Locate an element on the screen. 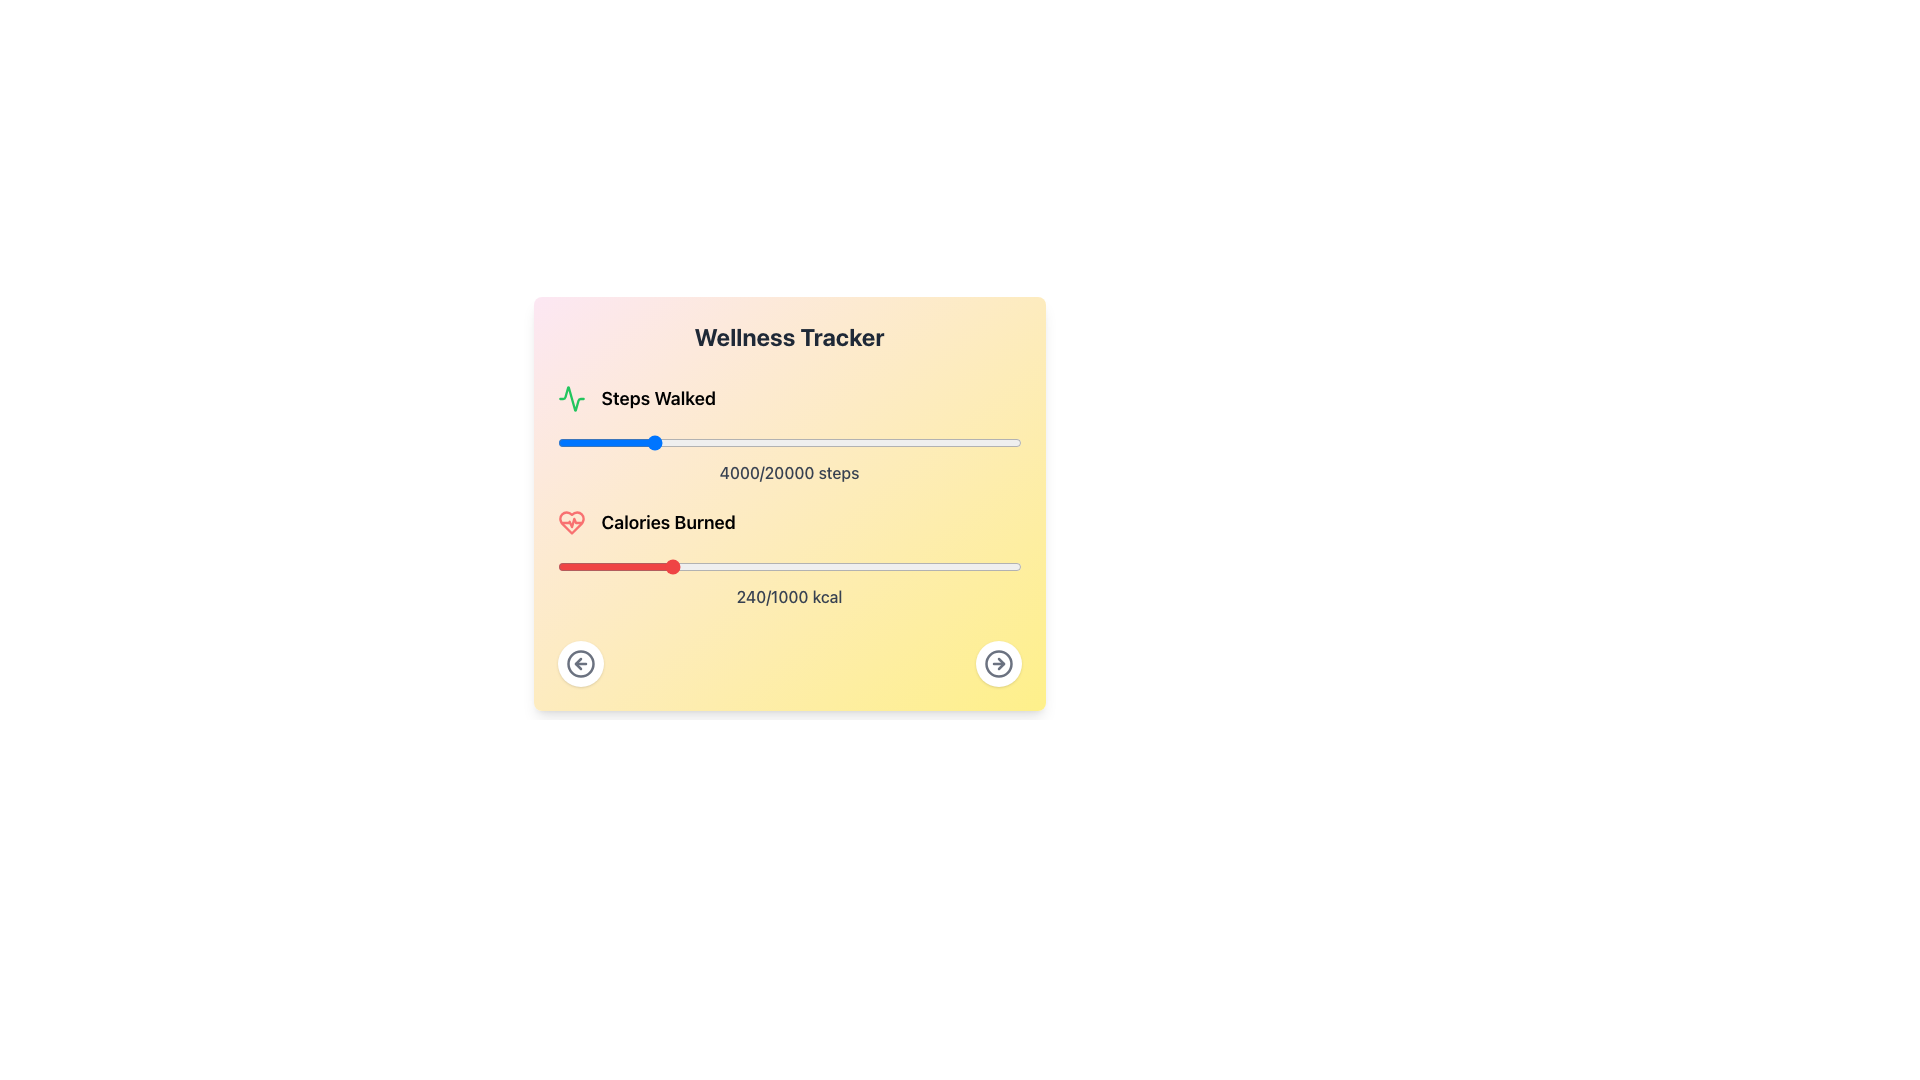 This screenshot has width=1920, height=1080. the text label reading 'Steps Walked', which is styled with a bold font and positioned within a widget with a pale background, located near the top portion of the widget and aligned horizontally with a green waveform icon is located at coordinates (658, 398).